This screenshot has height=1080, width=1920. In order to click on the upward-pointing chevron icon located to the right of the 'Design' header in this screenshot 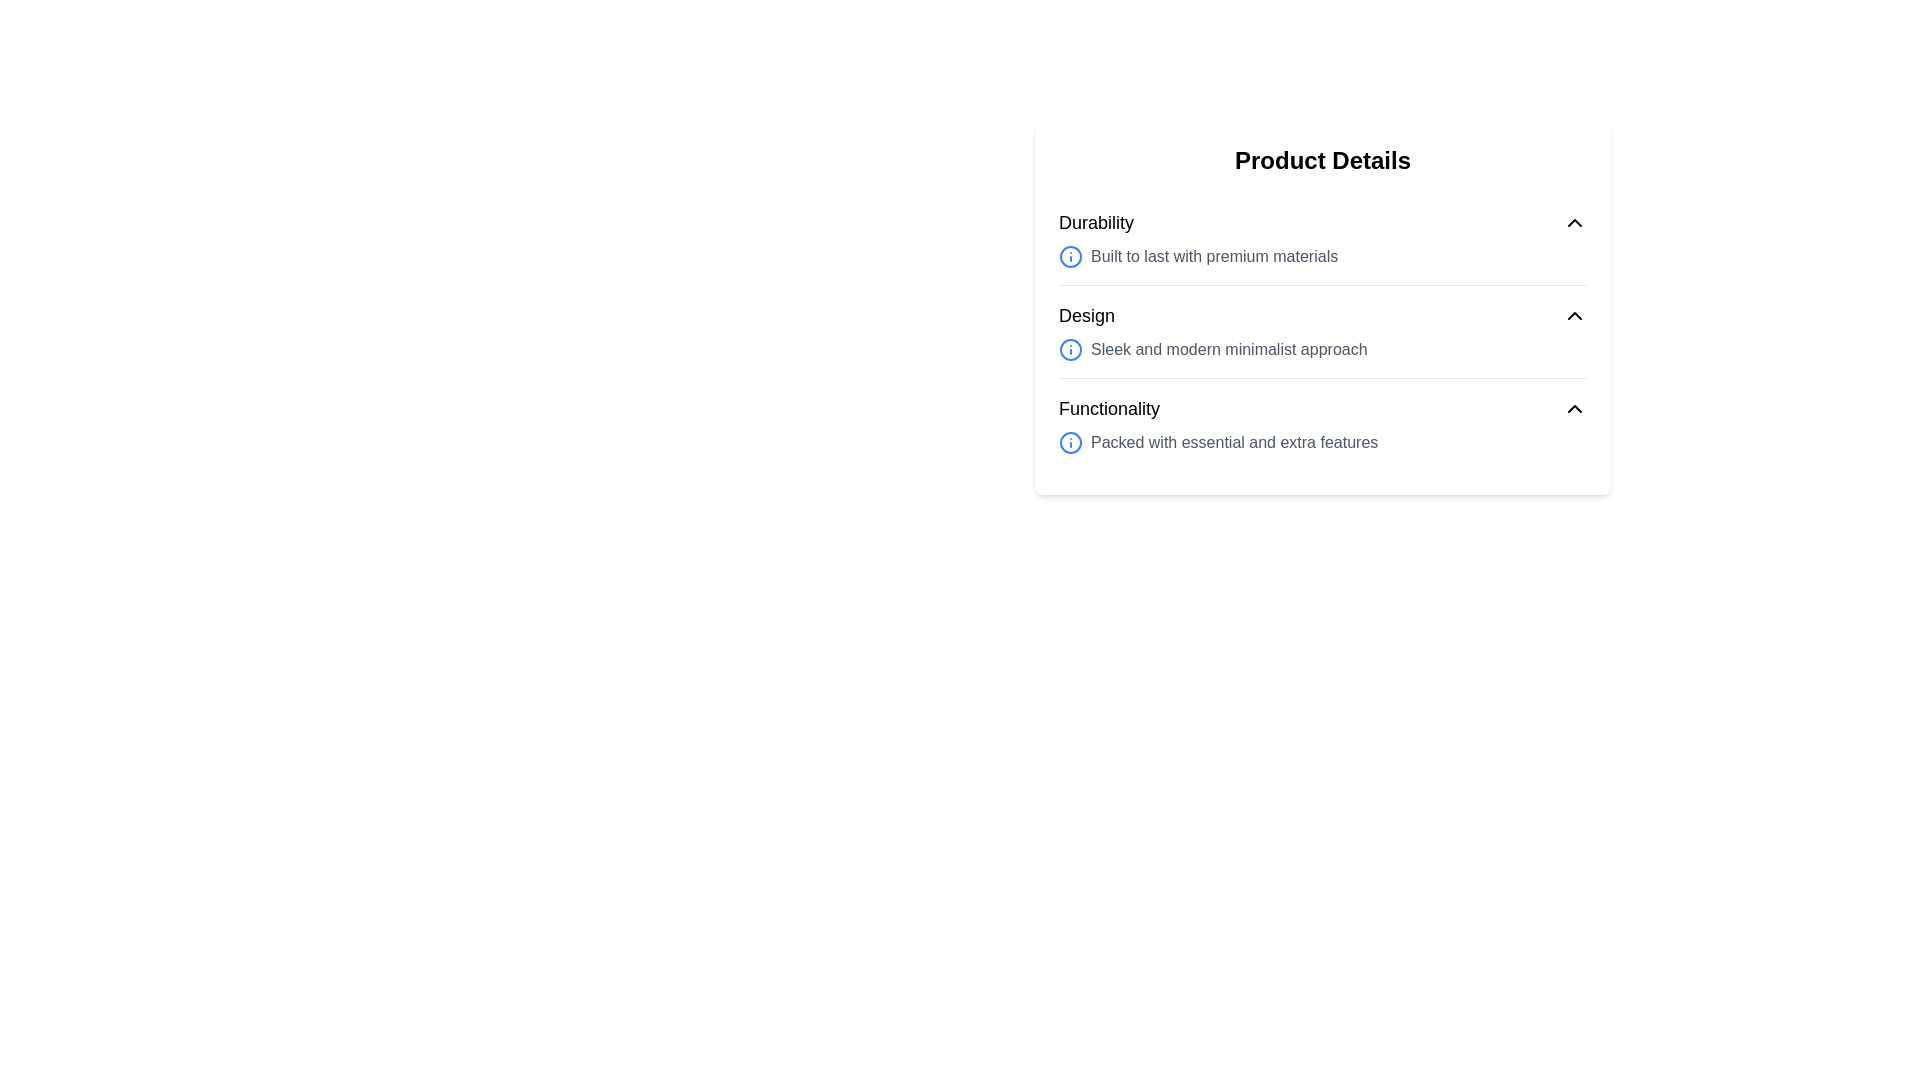, I will do `click(1573, 315)`.